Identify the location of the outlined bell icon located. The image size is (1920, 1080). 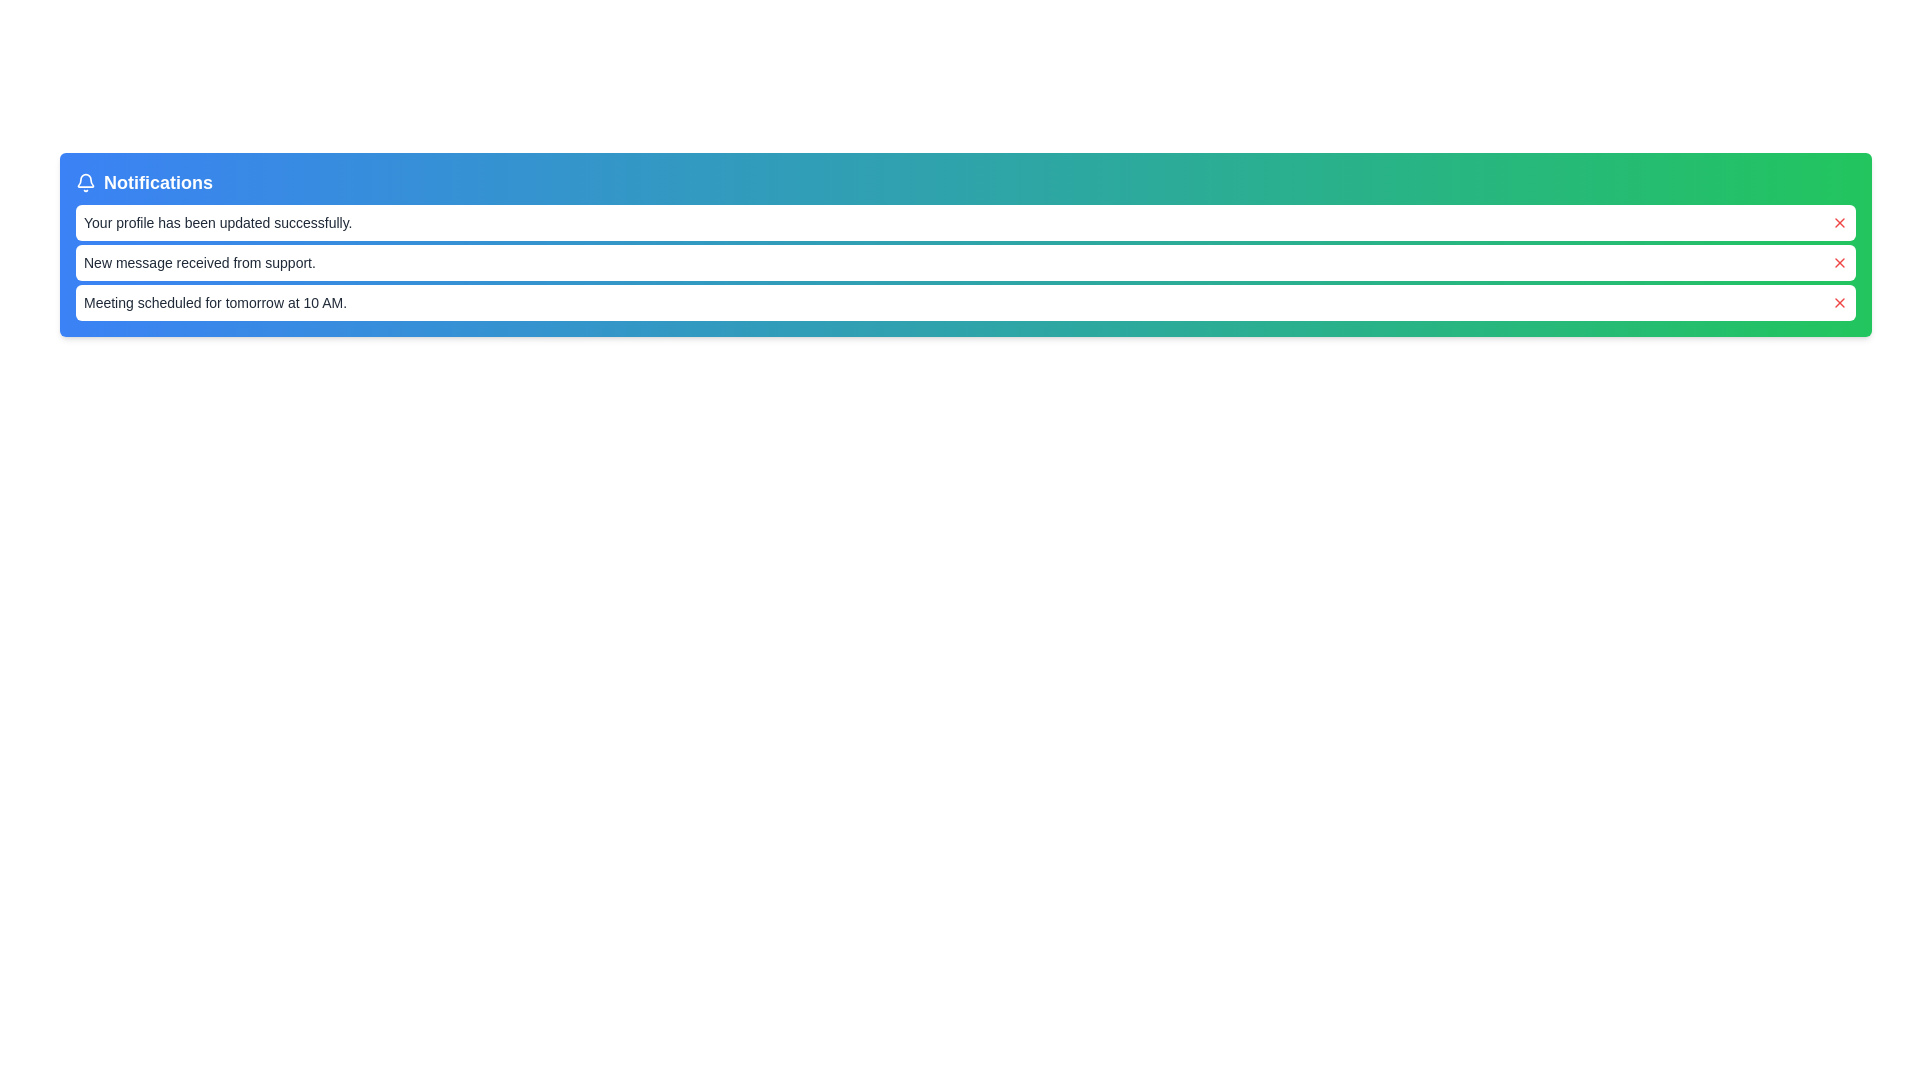
(85, 180).